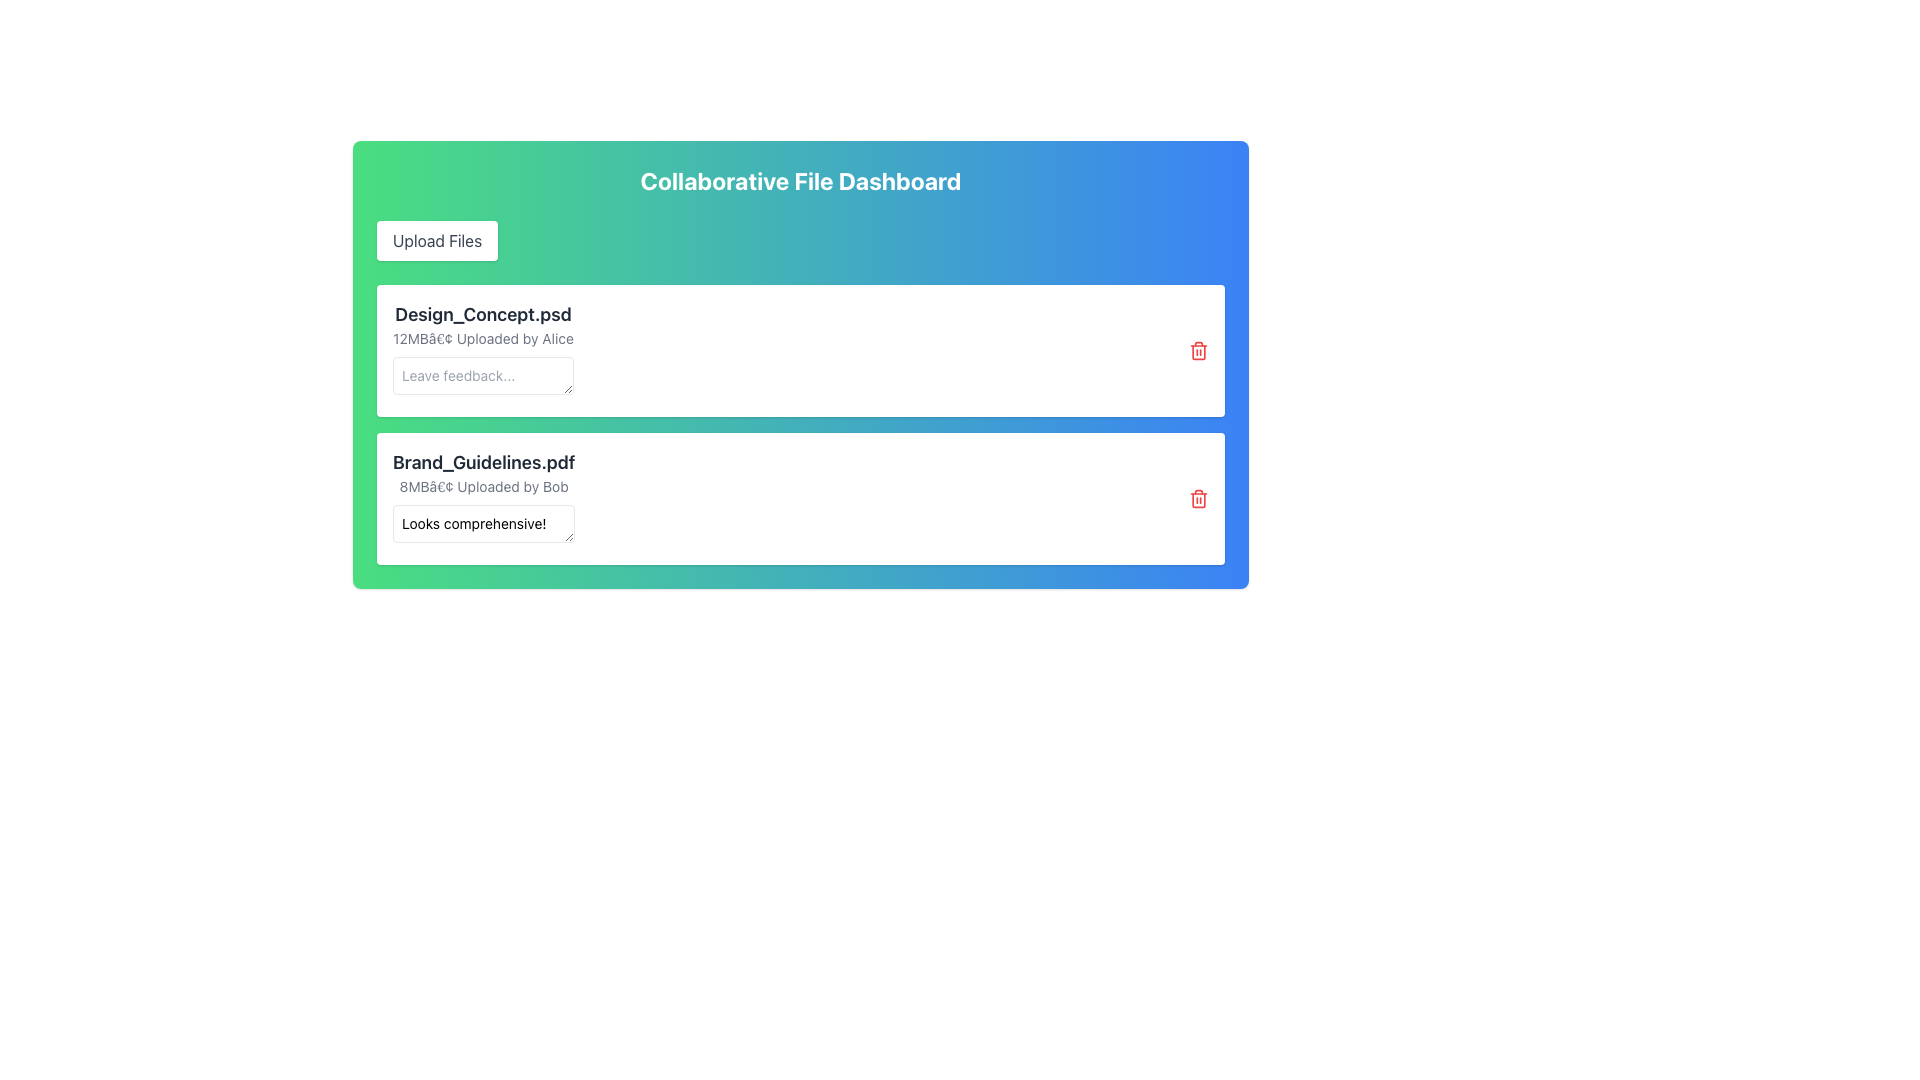  Describe the element at coordinates (801, 497) in the screenshot. I see `the second file entry panel in the collaborative dashboard` at that location.